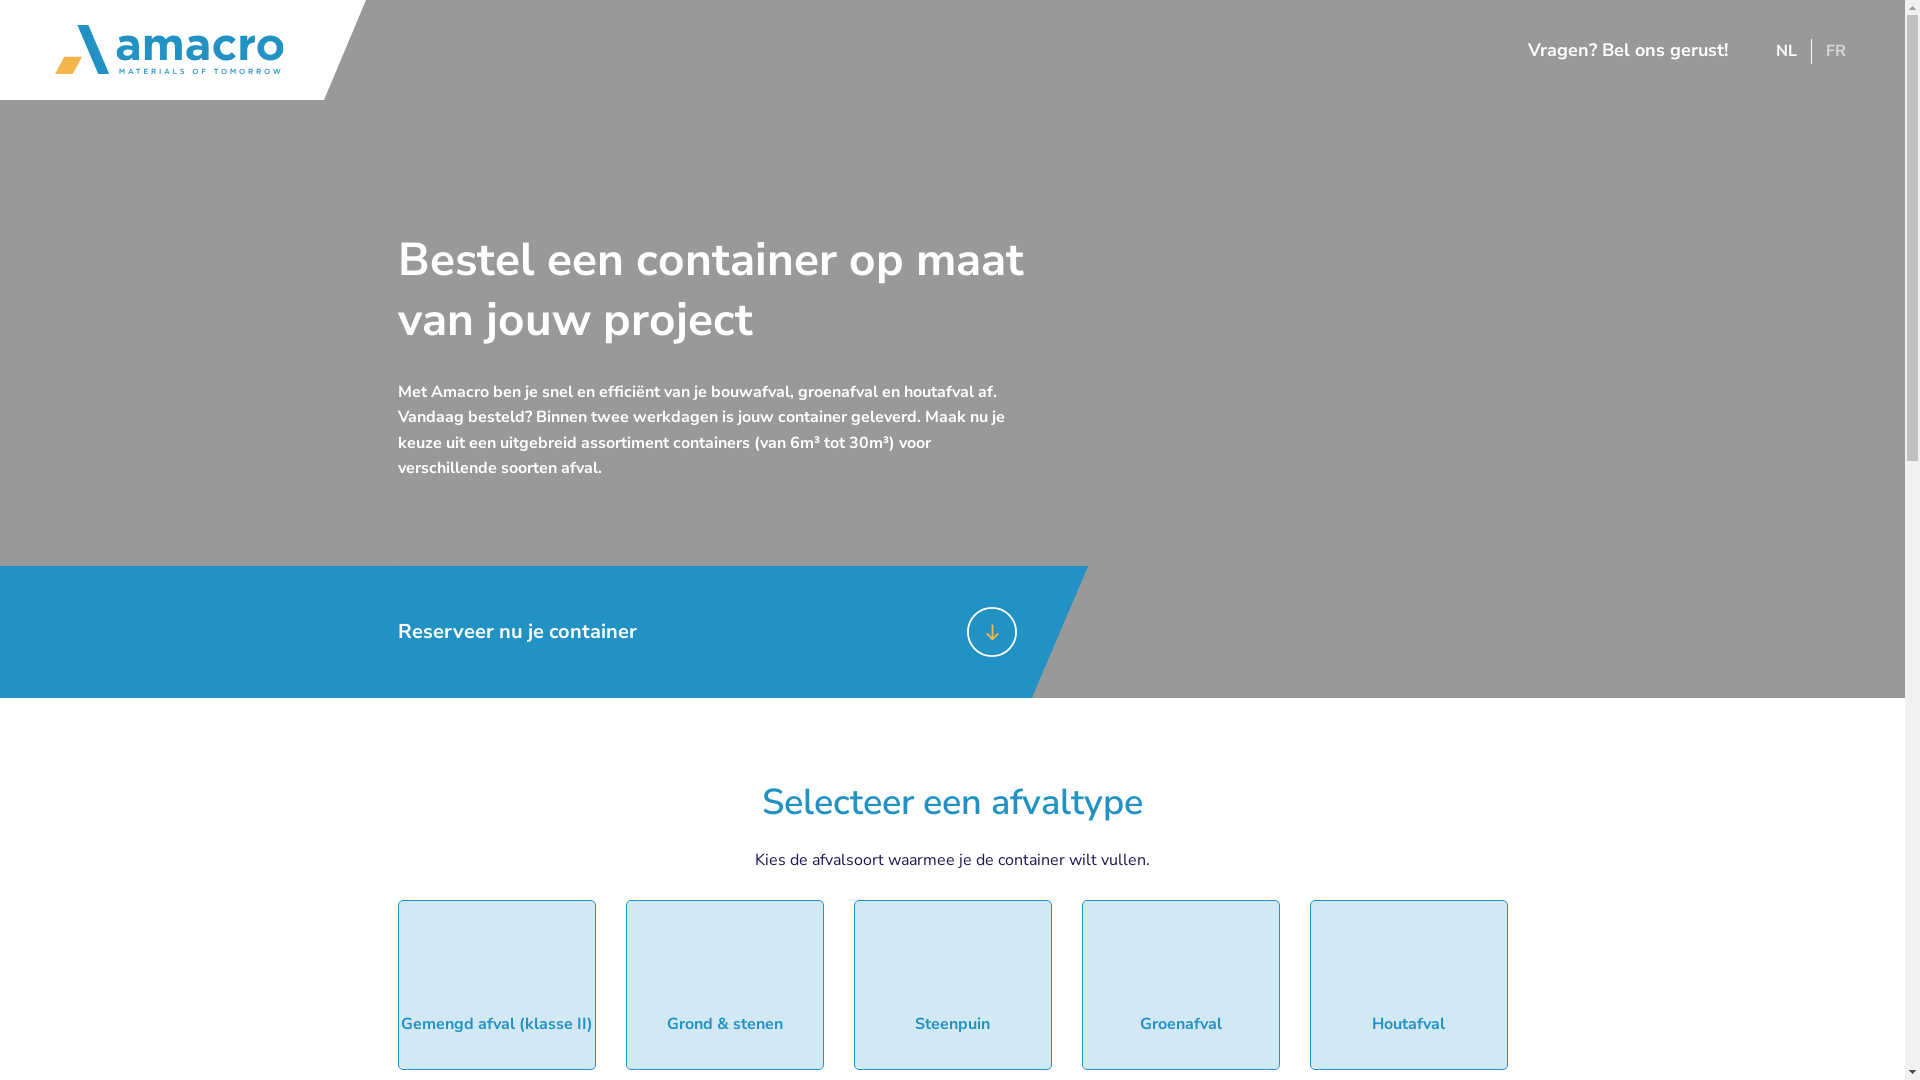 Image resolution: width=1920 pixels, height=1080 pixels. What do you see at coordinates (1786, 49) in the screenshot?
I see `'NL'` at bounding box center [1786, 49].